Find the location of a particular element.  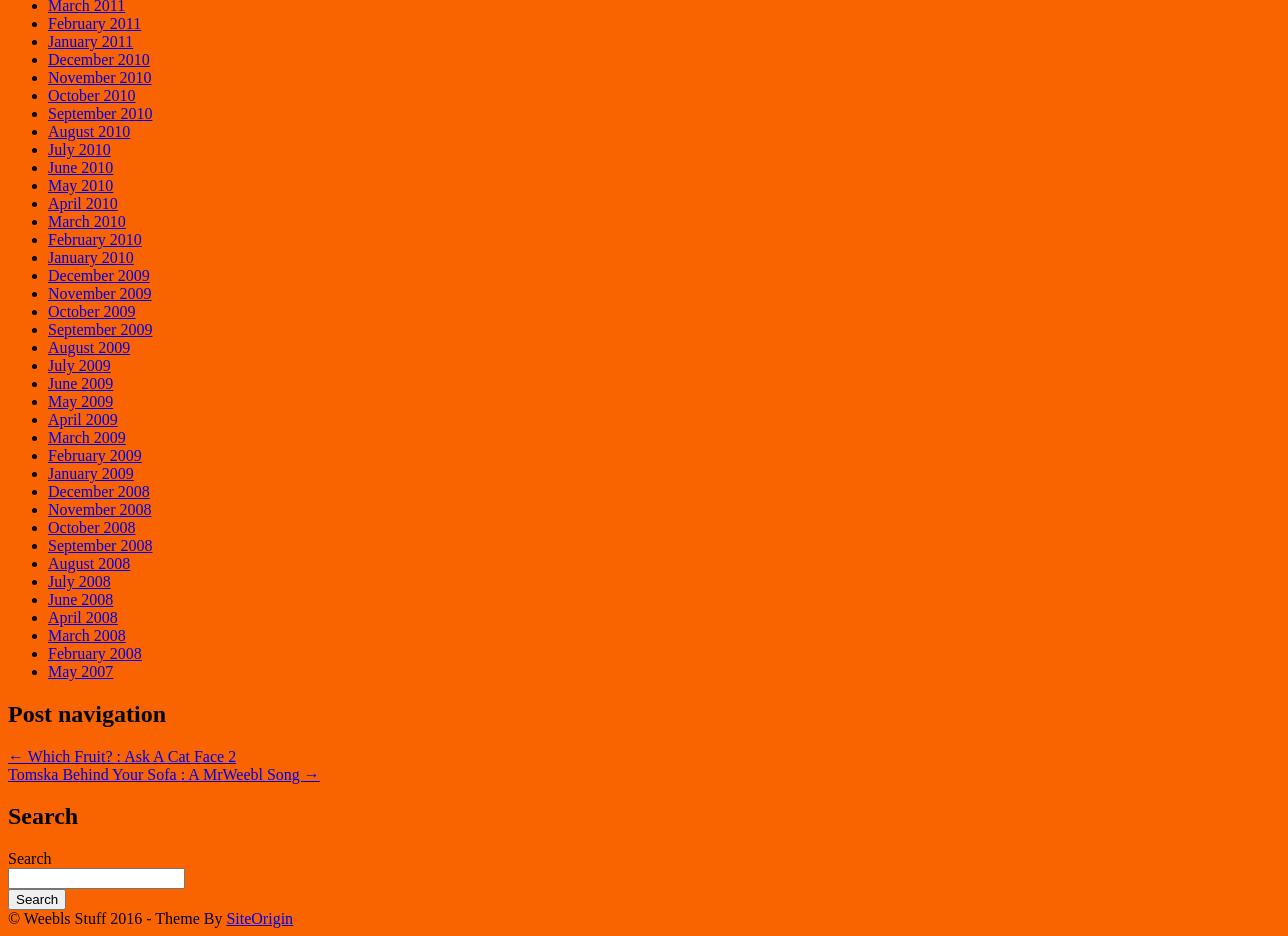

'August 2008' is located at coordinates (89, 561).